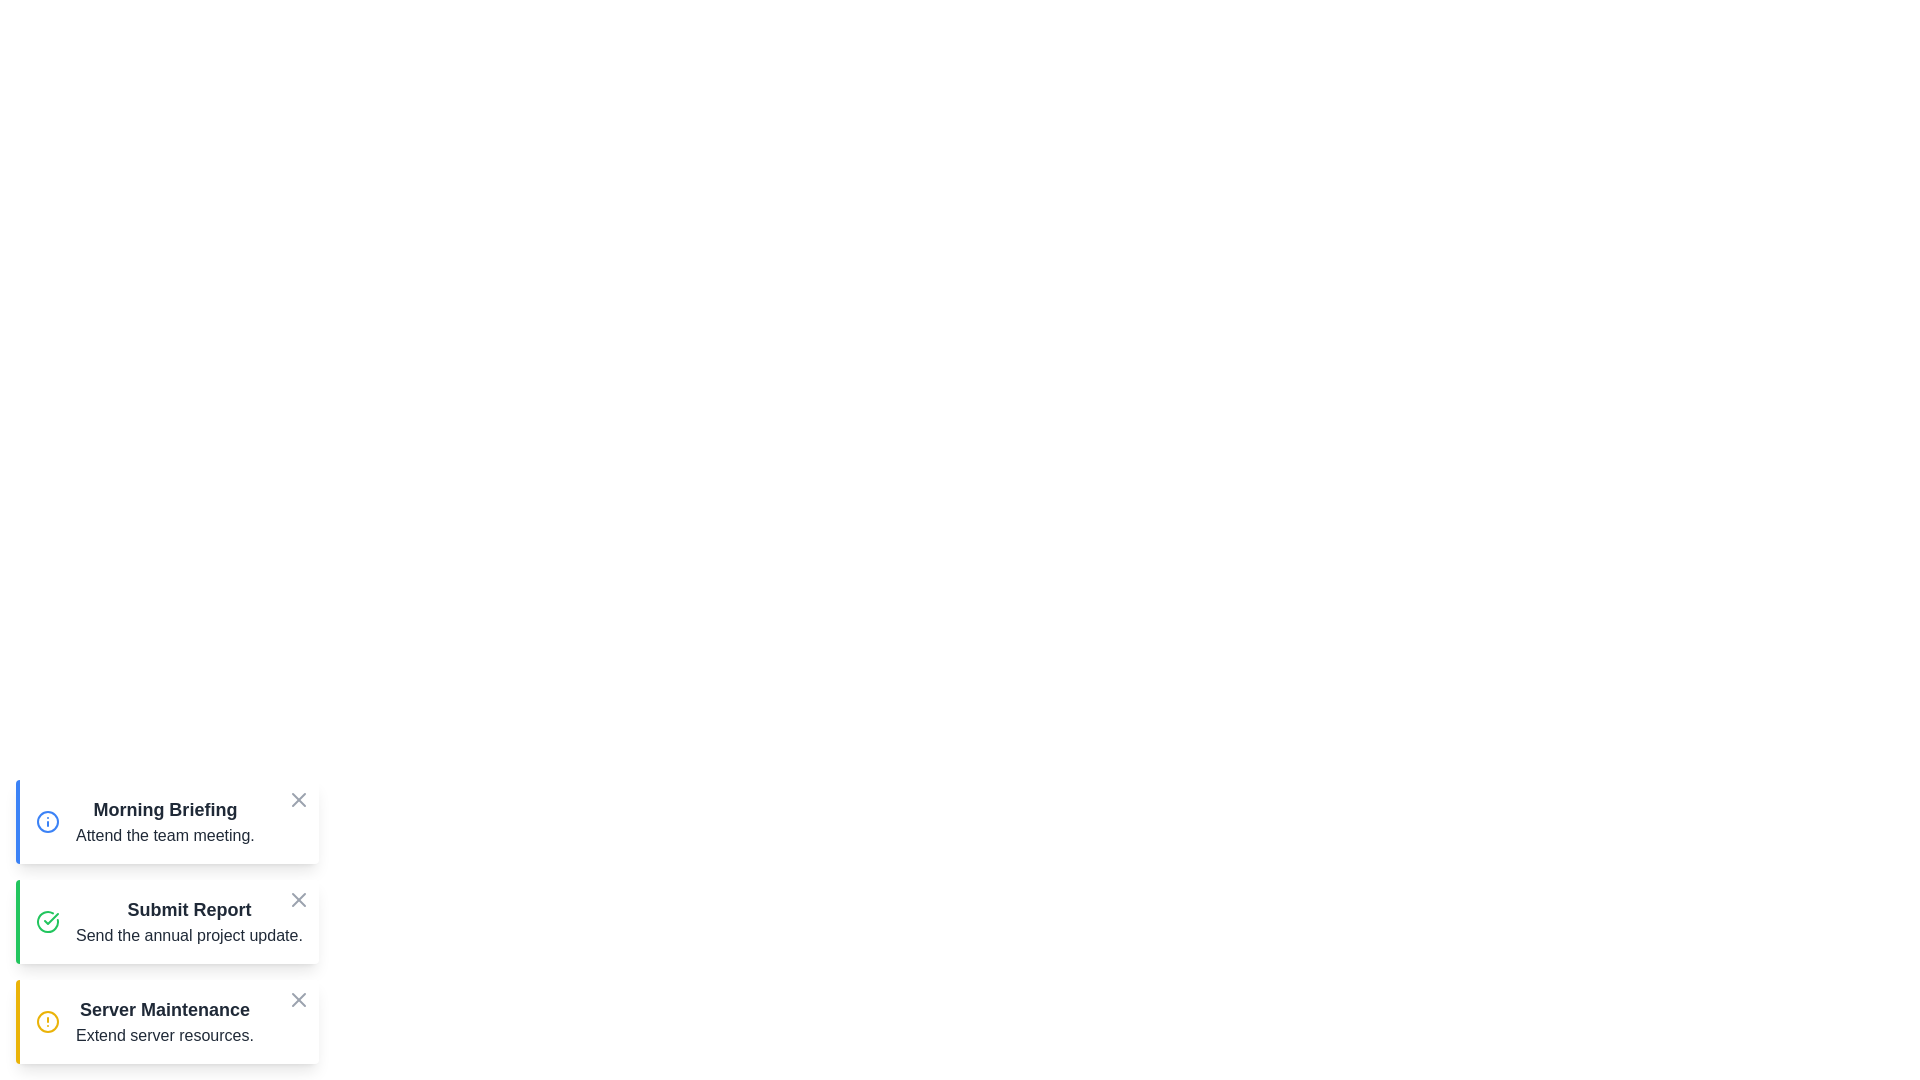  I want to click on the small circular alert icon with a yellow circle and an exclamation mark, located near the 'Server Maintenance' text block, to acknowledge or interact with the alert, so click(48, 1022).